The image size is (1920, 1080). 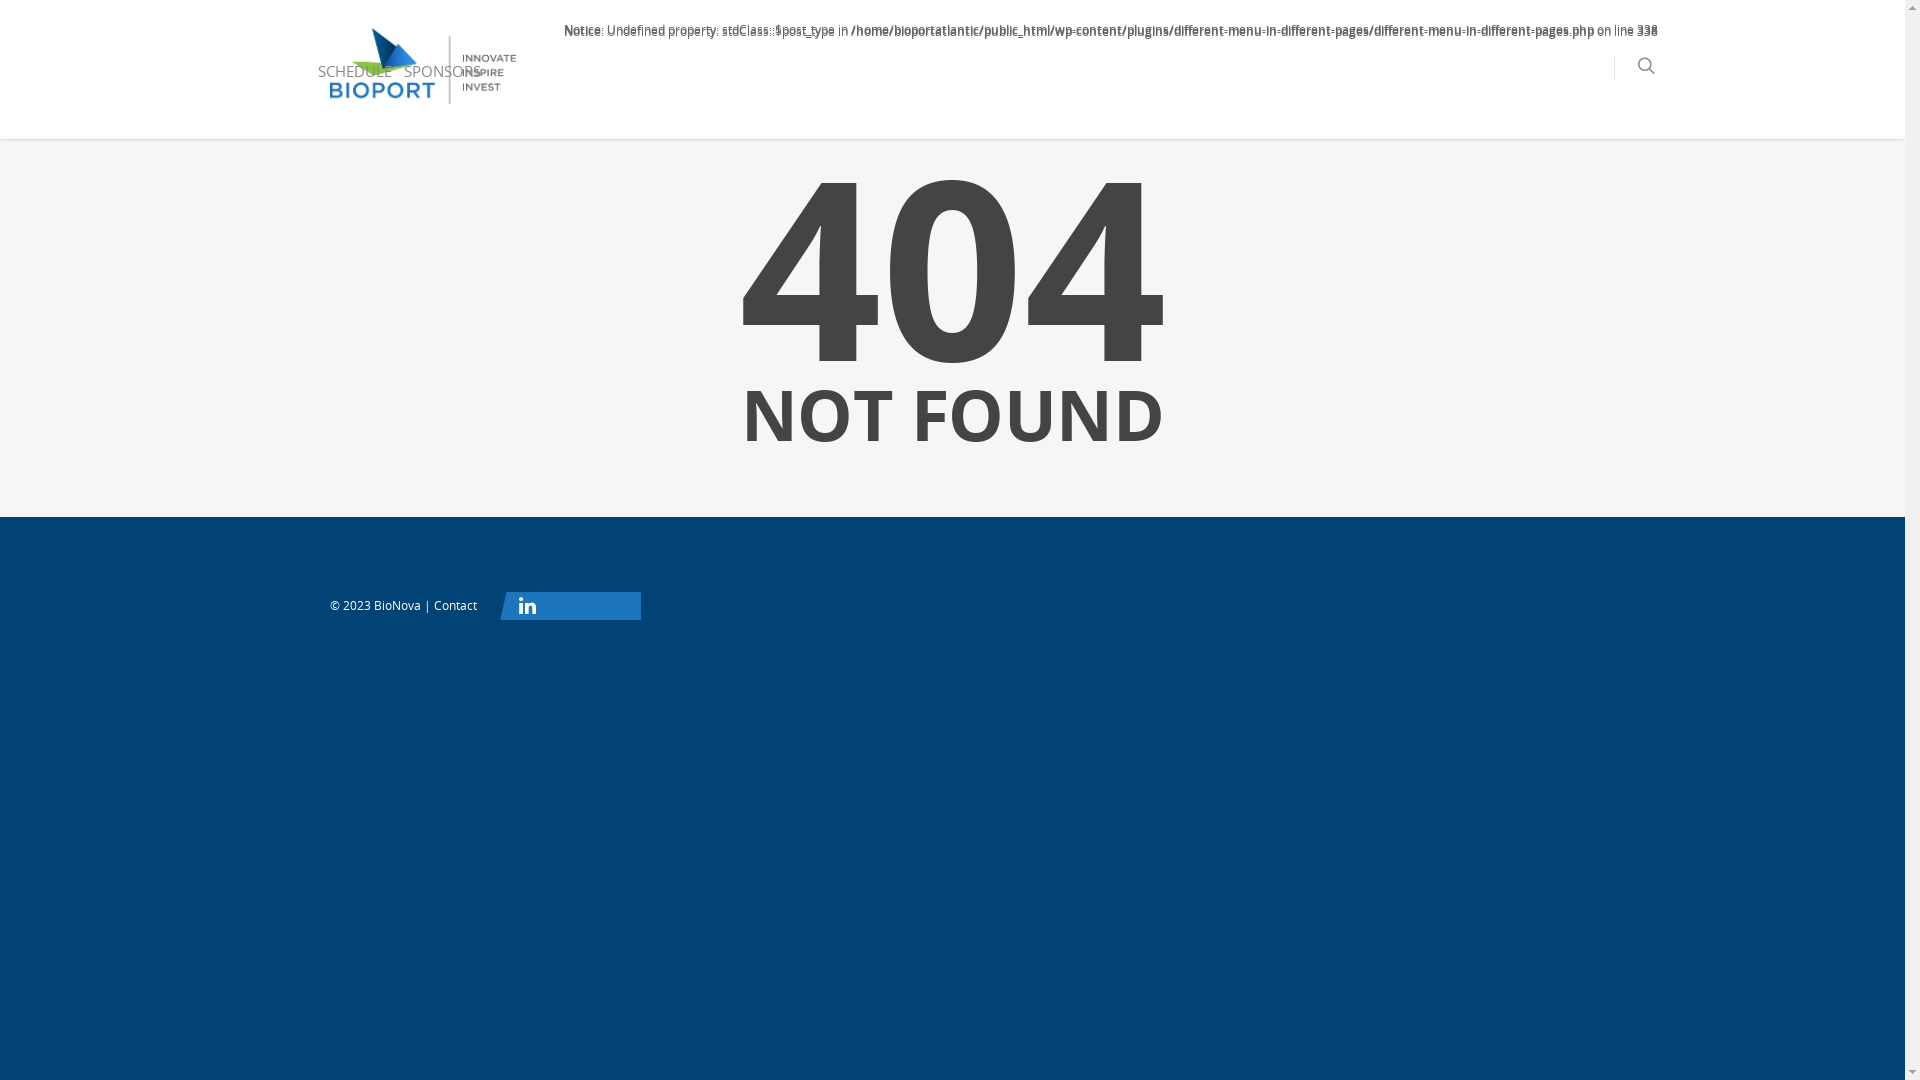 I want to click on 'Contact', so click(x=454, y=604).